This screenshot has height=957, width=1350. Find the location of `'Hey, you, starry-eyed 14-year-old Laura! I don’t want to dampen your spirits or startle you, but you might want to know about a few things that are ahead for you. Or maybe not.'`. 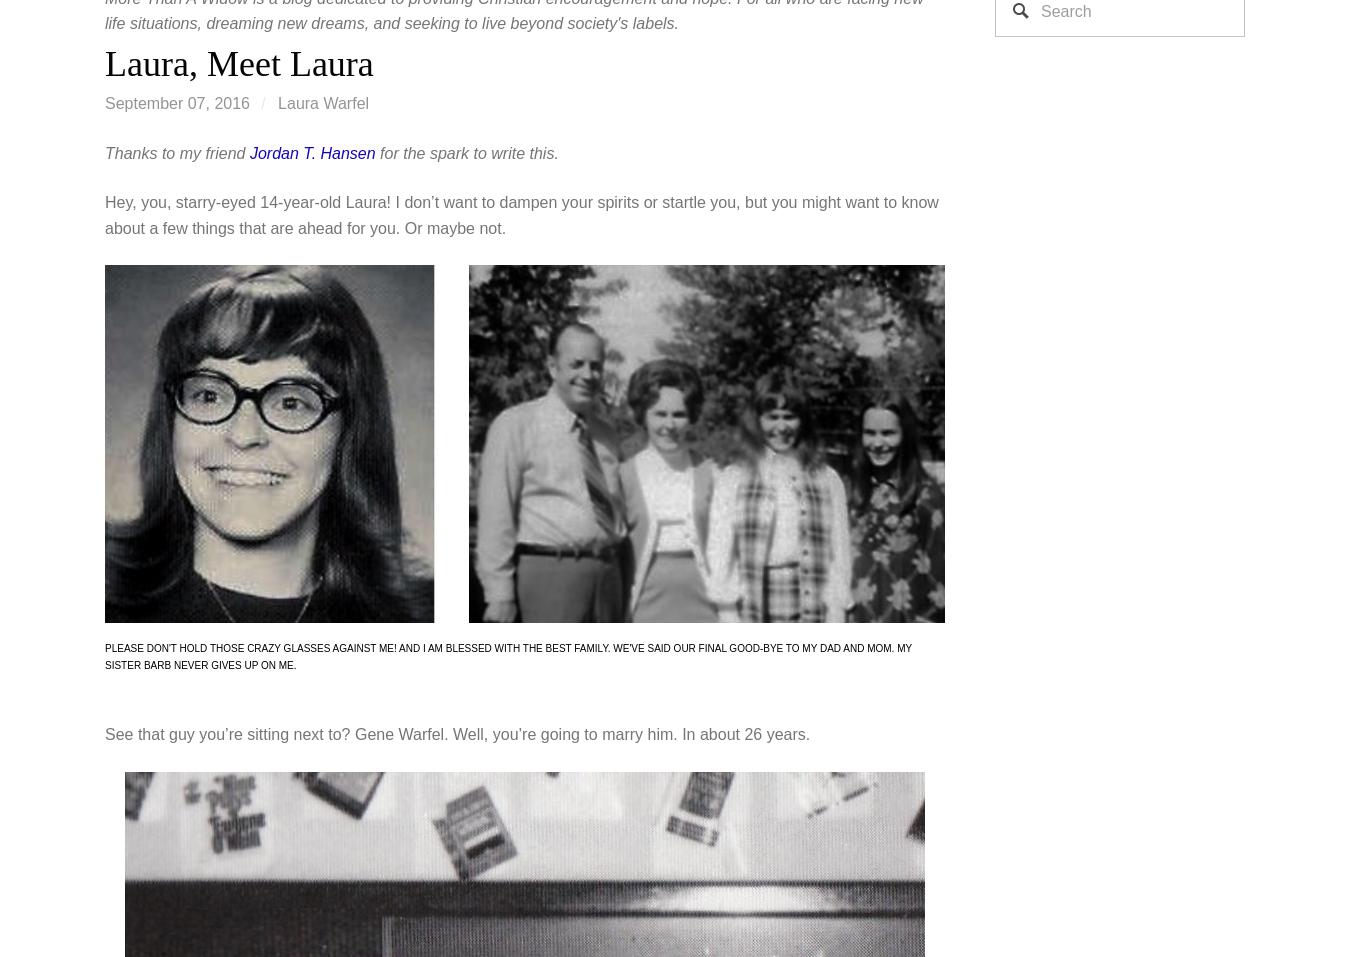

'Hey, you, starry-eyed 14-year-old Laura! I don’t want to dampen your spirits or startle you, but you might want to know about a few things that are ahead for you. Or maybe not.' is located at coordinates (104, 214).